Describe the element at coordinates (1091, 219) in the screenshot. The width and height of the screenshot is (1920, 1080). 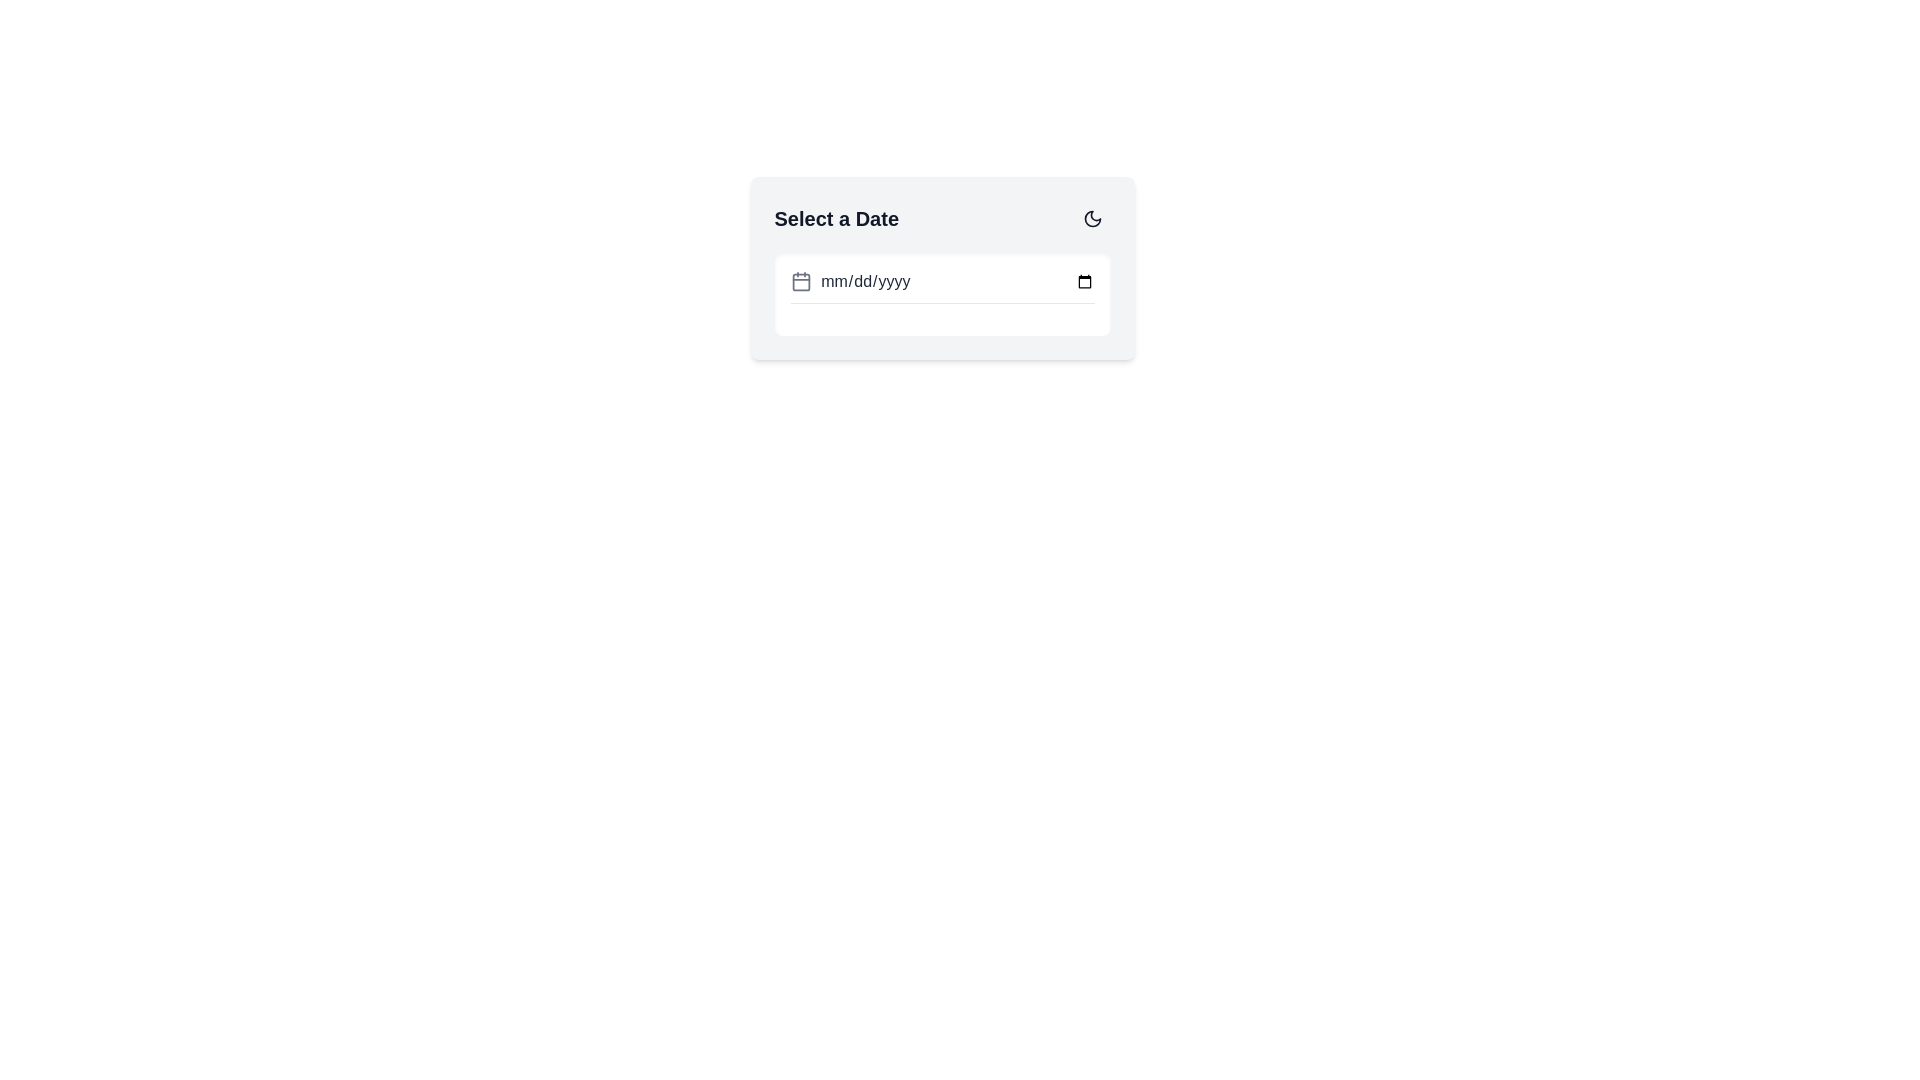
I see `the rounded button with a moon-shaped icon located to the right of the 'Select a Date' heading` at that location.